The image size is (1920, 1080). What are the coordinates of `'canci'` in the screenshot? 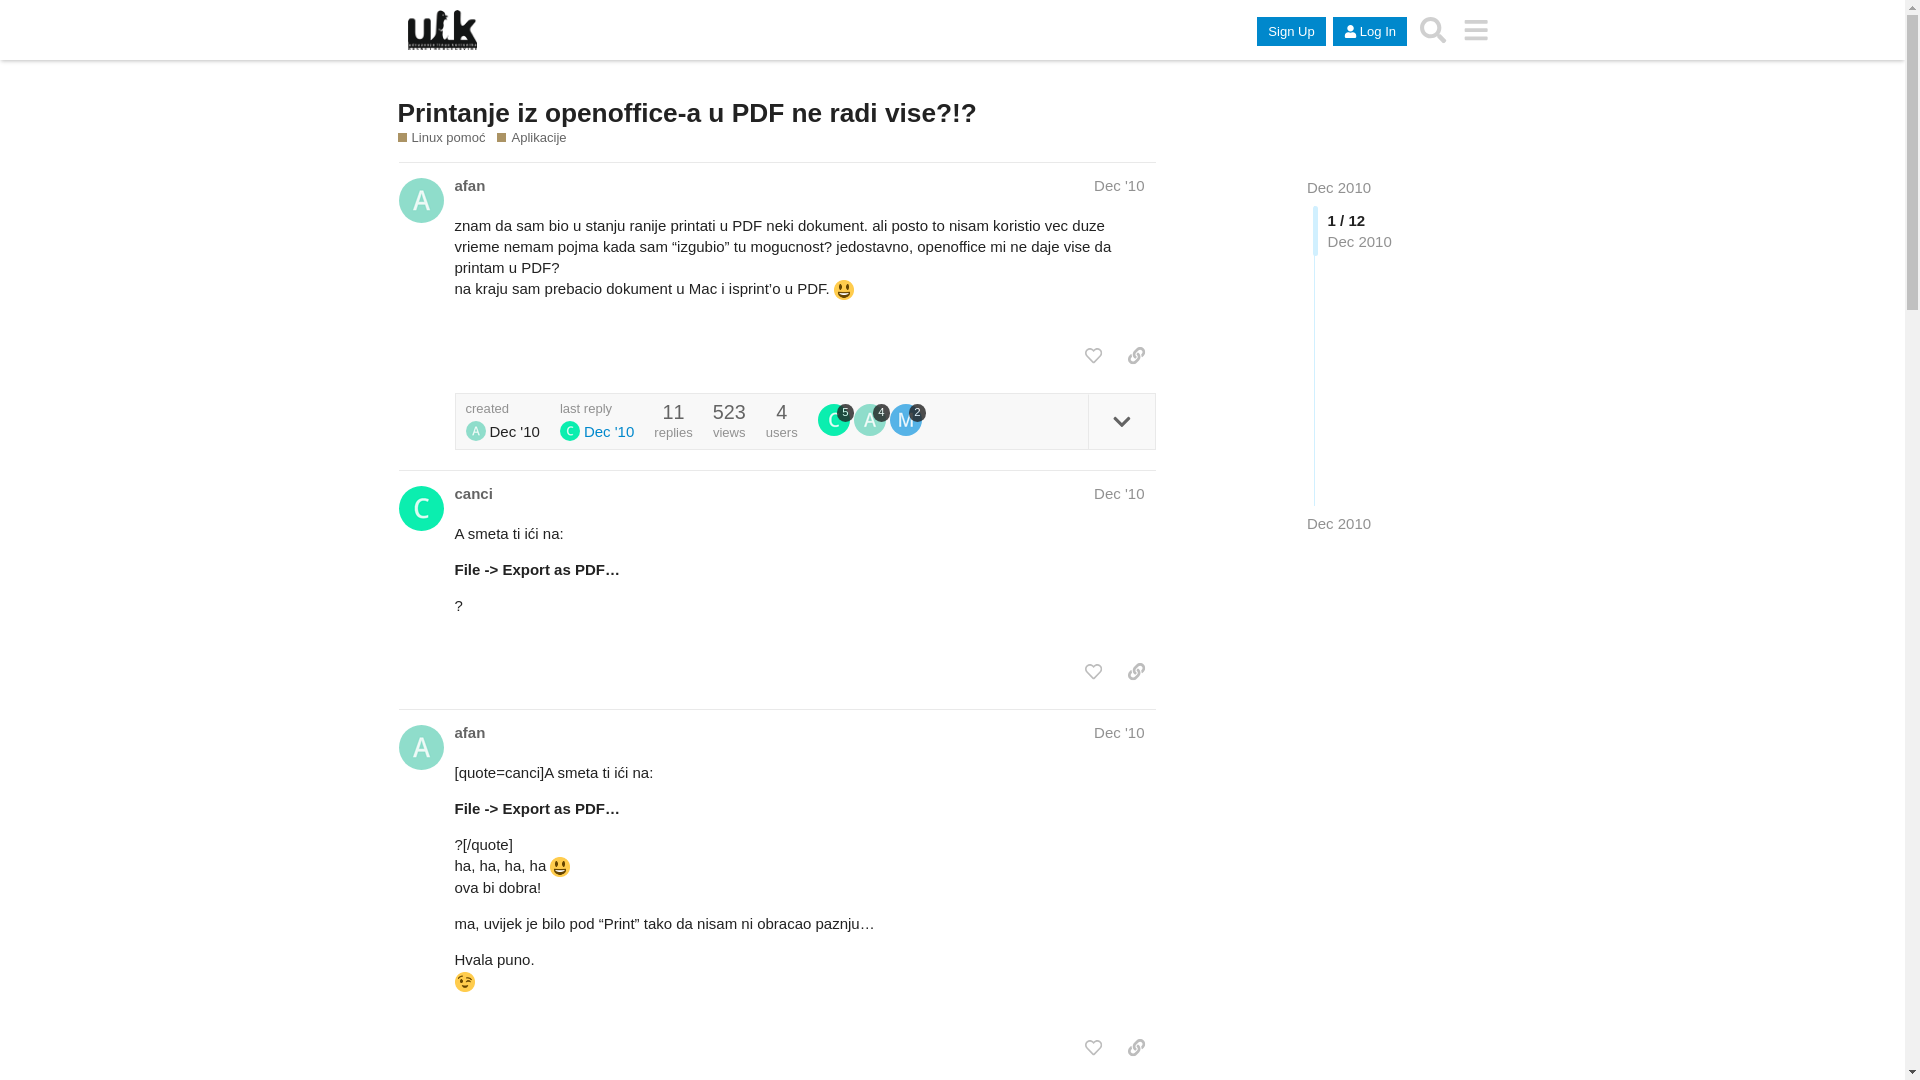 It's located at (472, 493).